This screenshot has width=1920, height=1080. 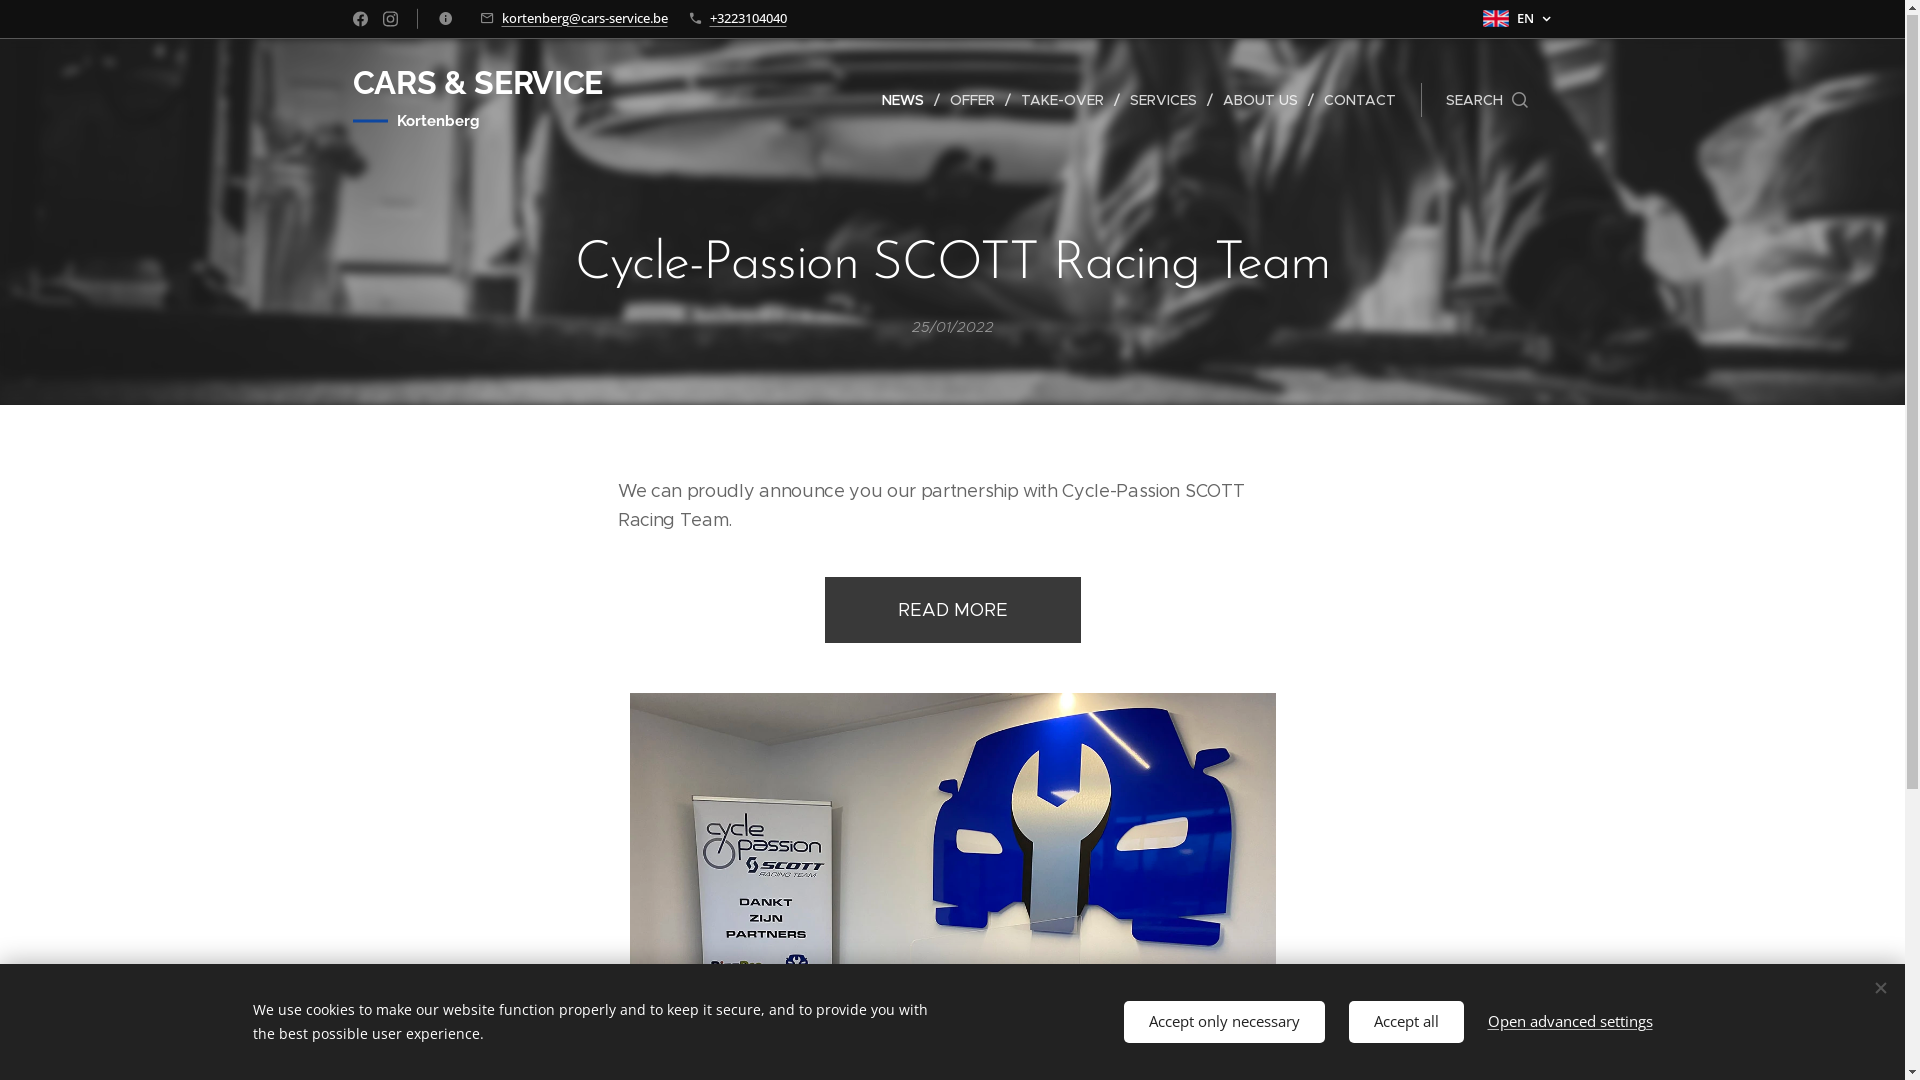 I want to click on 'Facebook', so click(x=360, y=19).